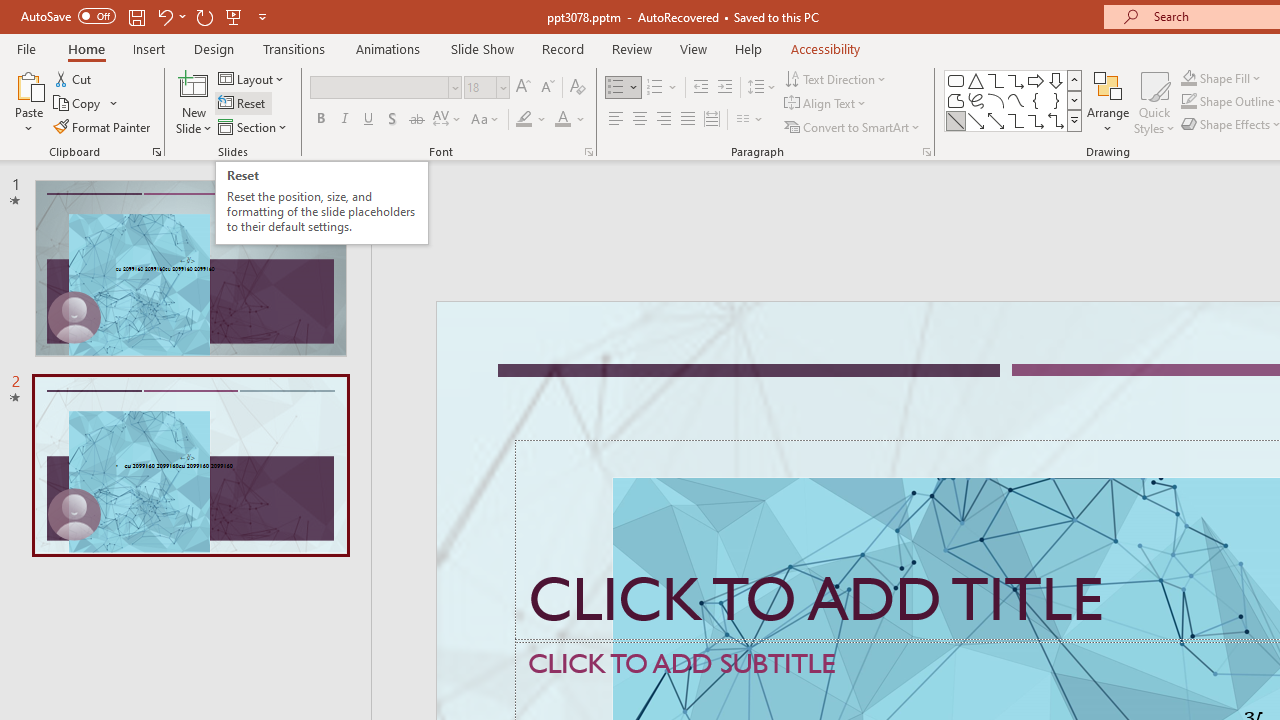 The height and width of the screenshot is (720, 1280). I want to click on 'Right Brace', so click(1055, 100).